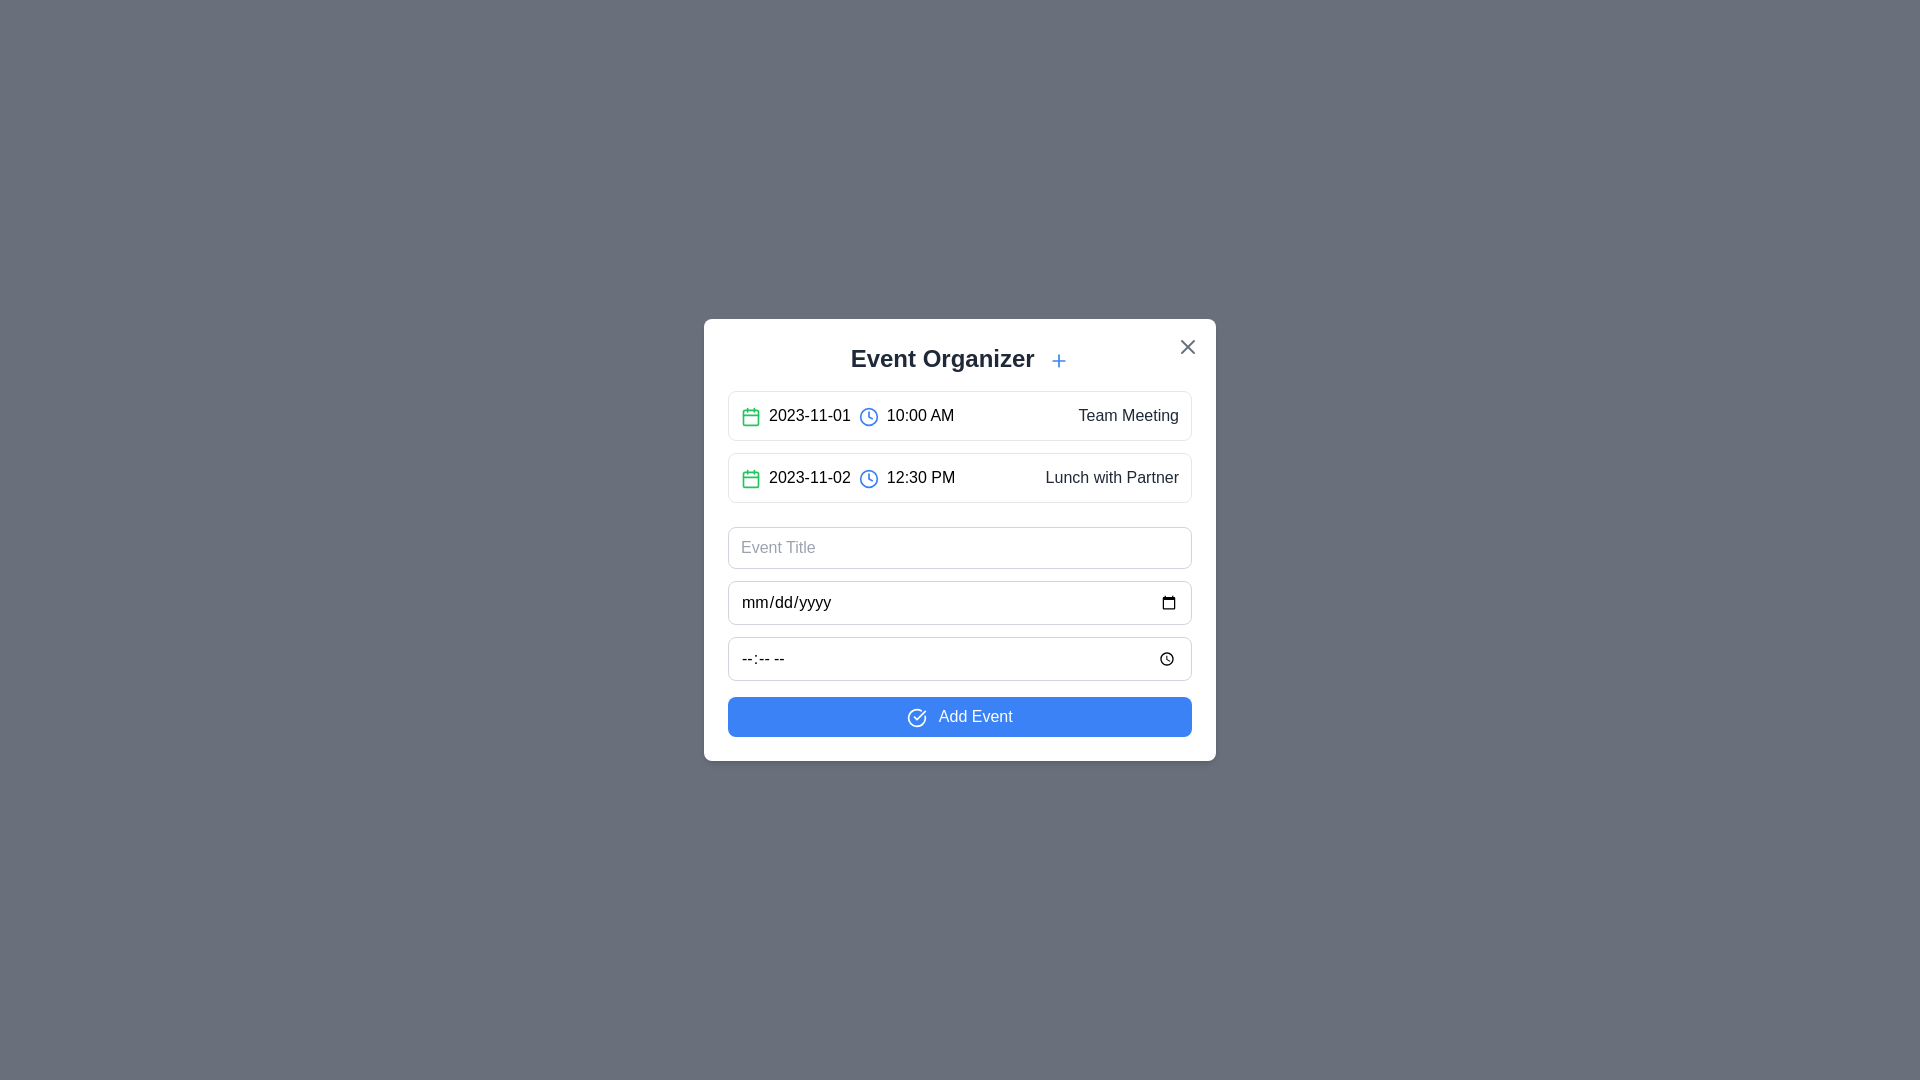  Describe the element at coordinates (868, 478) in the screenshot. I see `the blue circular stroke icon located within the time indicator to the right of the event dated '2023-11-01'` at that location.